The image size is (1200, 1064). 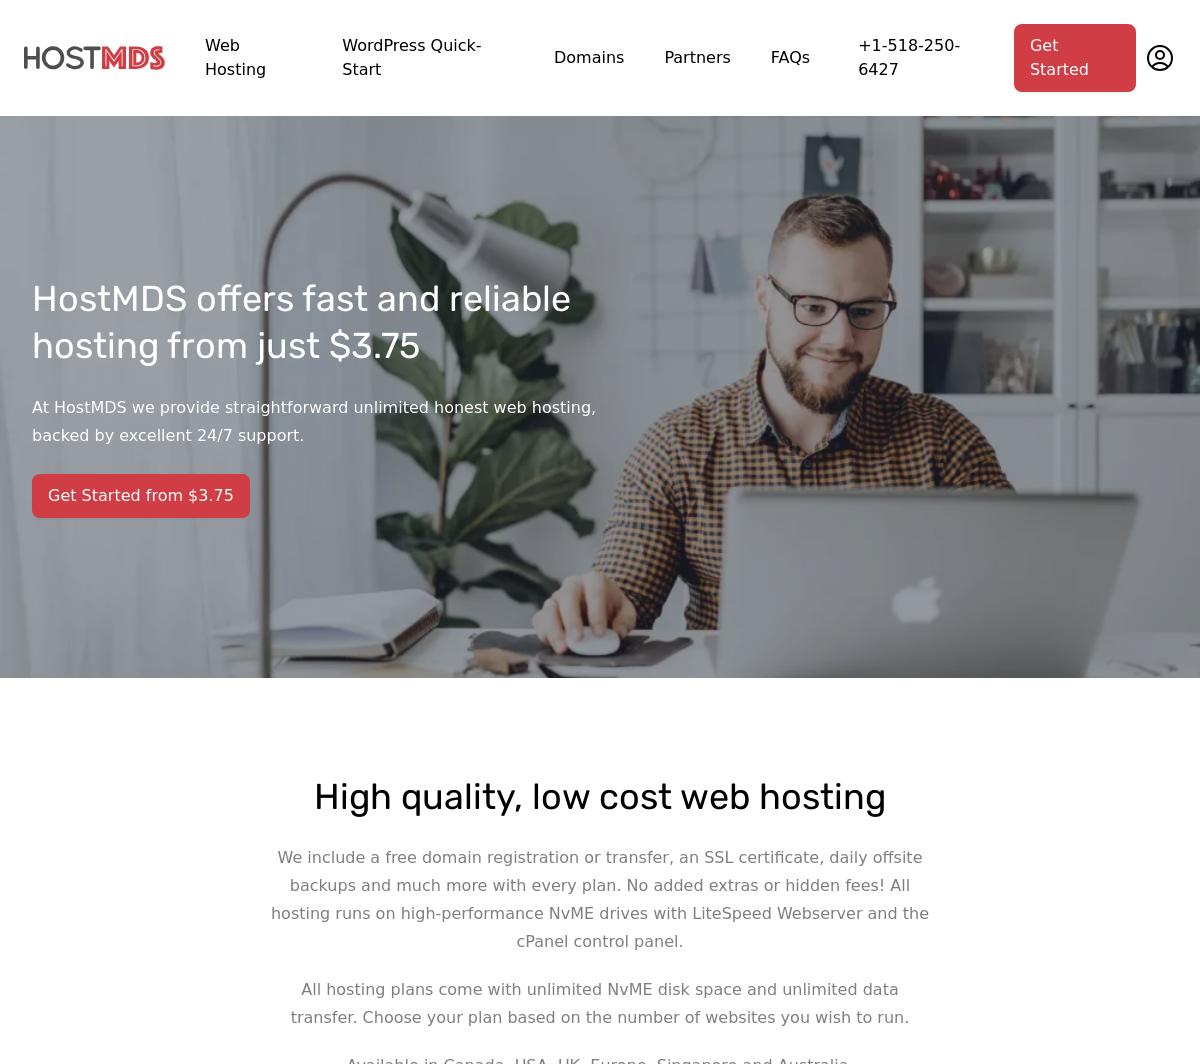 What do you see at coordinates (506, 429) in the screenshot?
I see `'SAFETY AND SECURITY'` at bounding box center [506, 429].